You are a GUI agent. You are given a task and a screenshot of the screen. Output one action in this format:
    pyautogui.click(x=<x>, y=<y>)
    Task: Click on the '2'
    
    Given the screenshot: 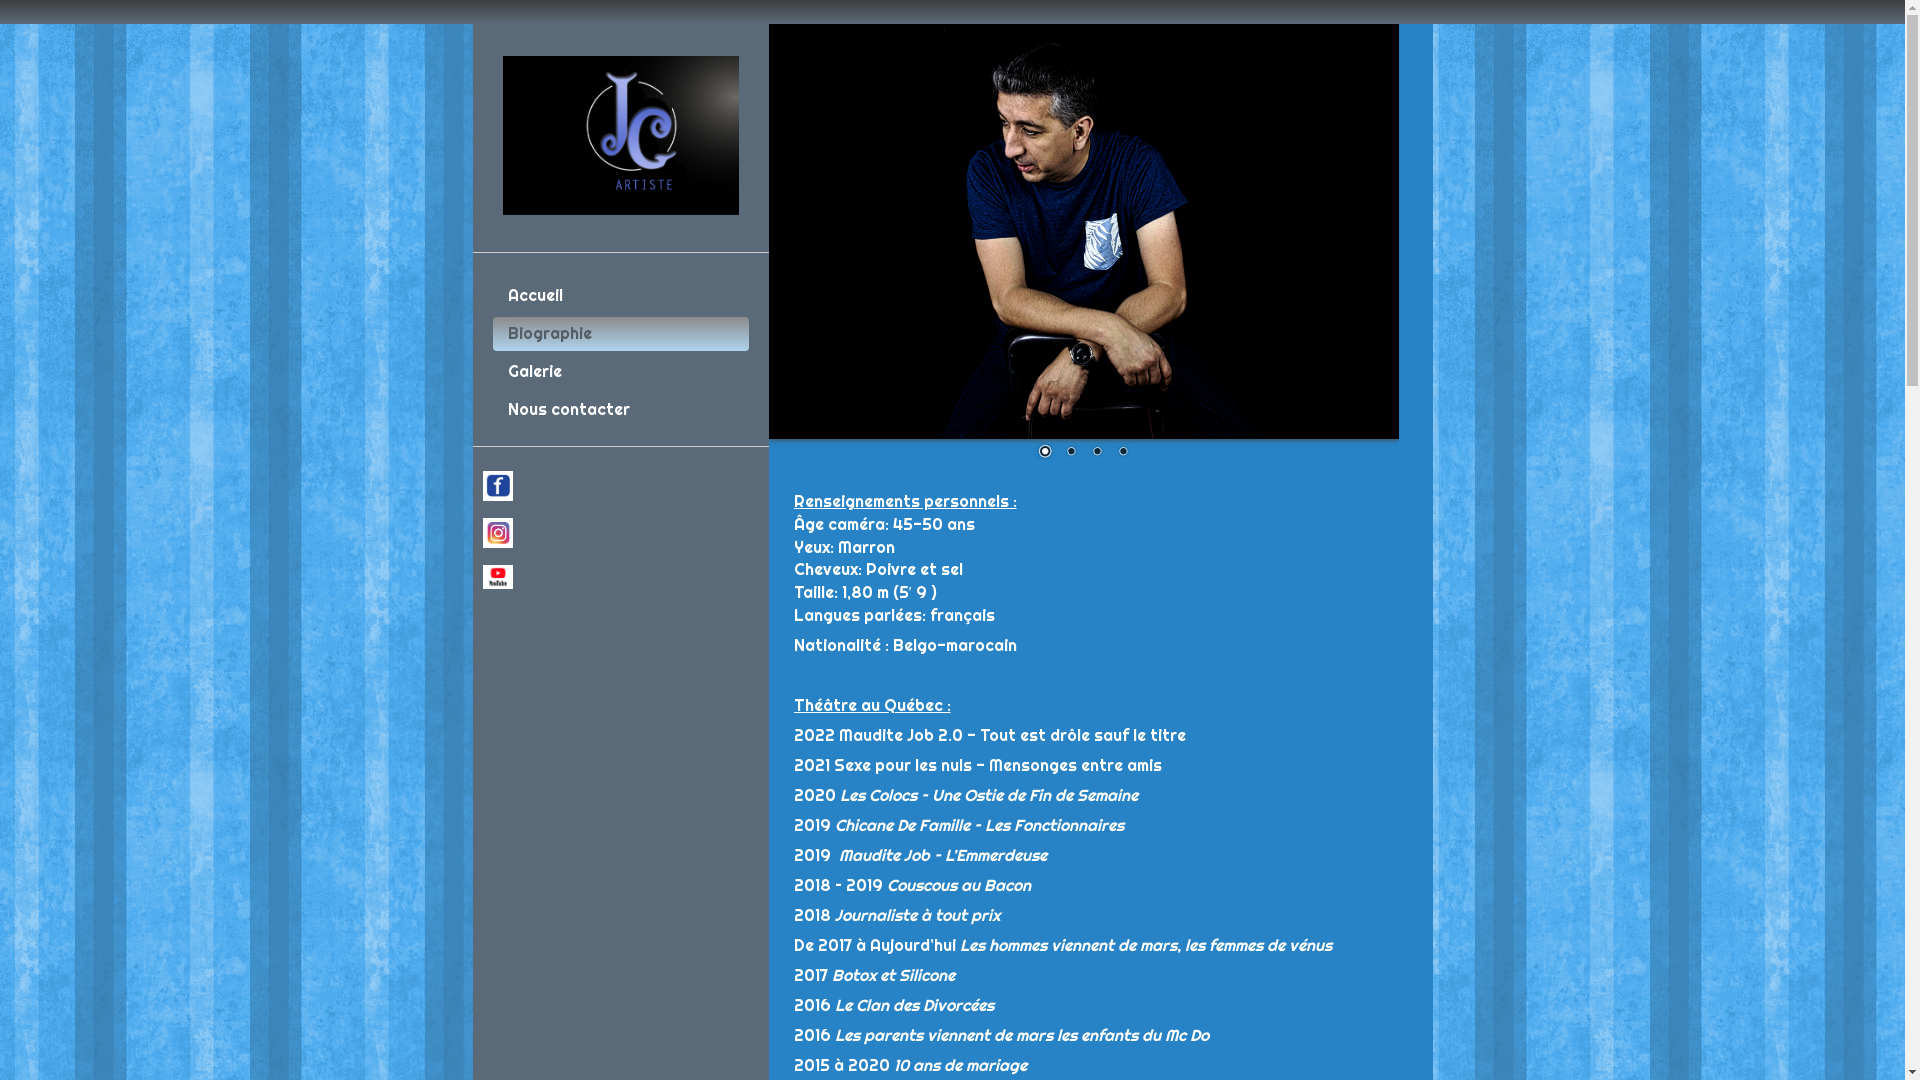 What is the action you would take?
    pyautogui.click(x=1069, y=452)
    